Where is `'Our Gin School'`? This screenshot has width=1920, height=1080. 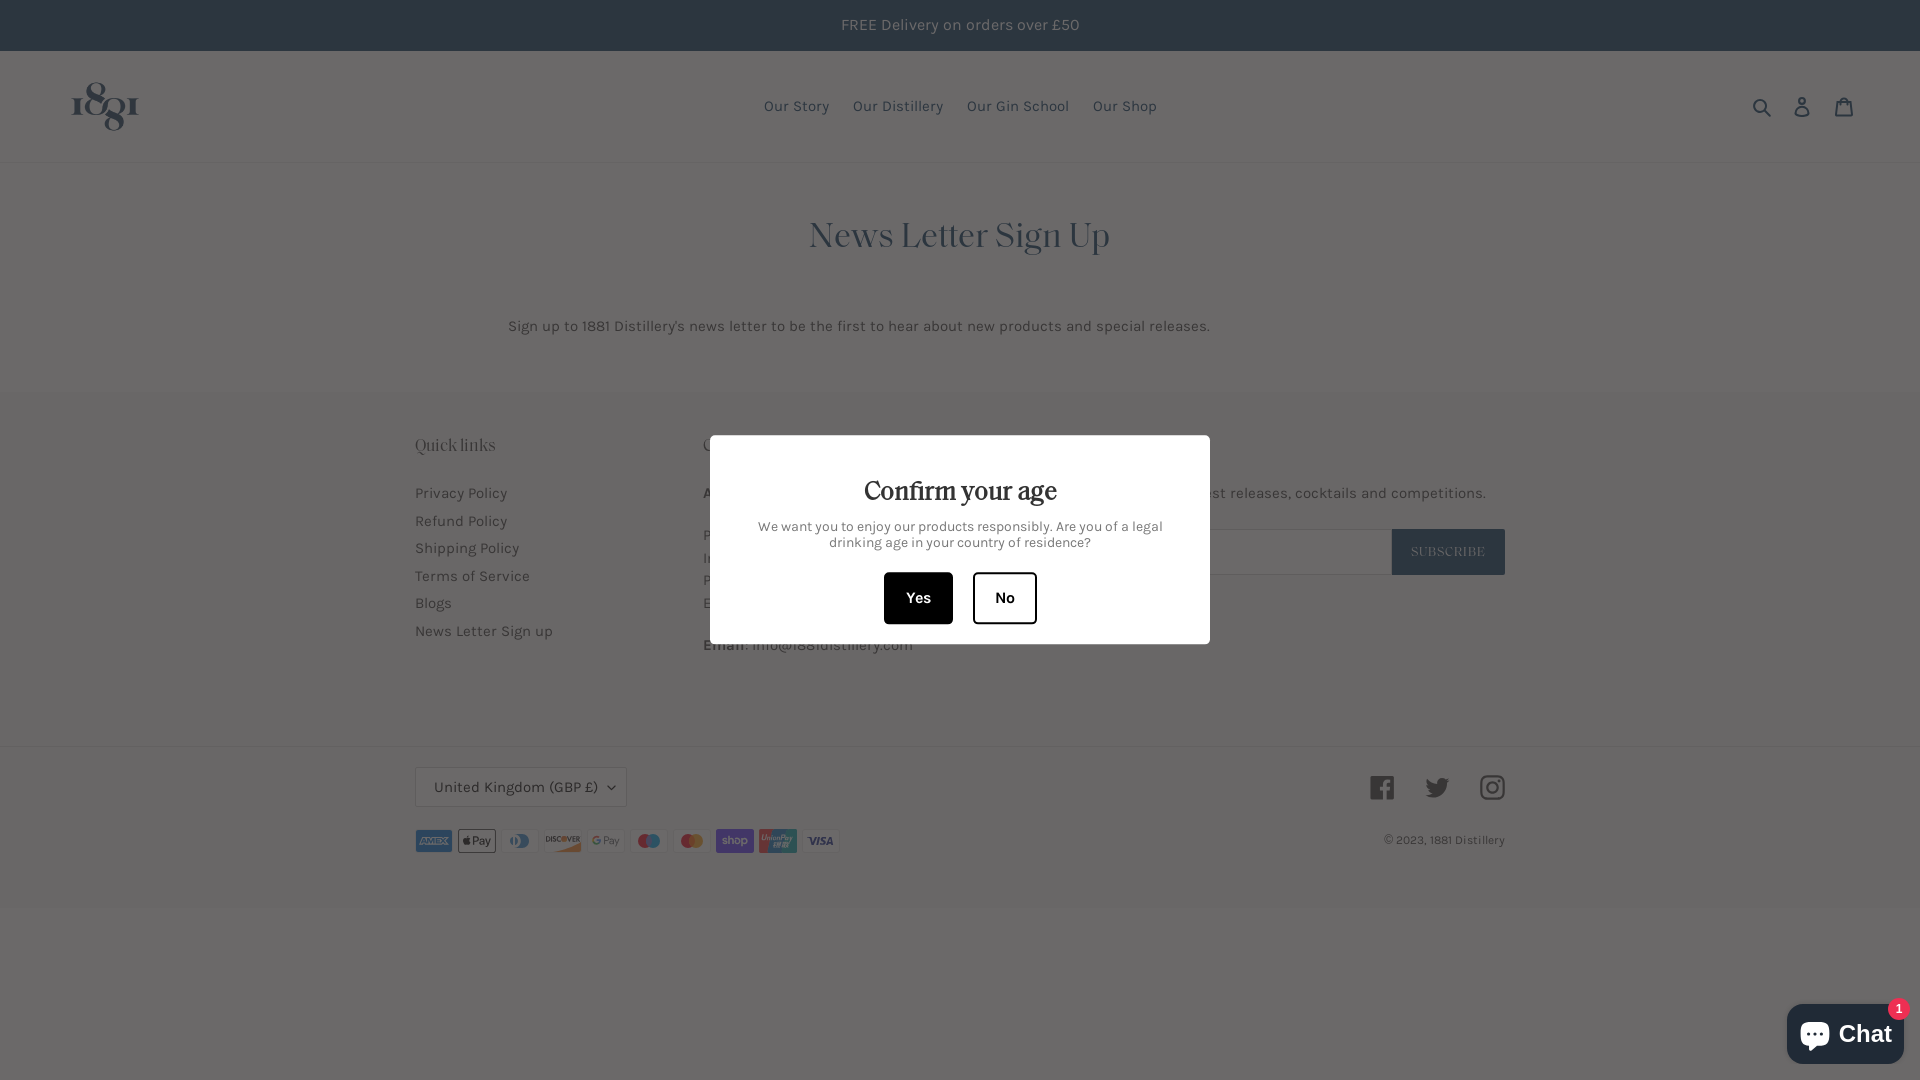 'Our Gin School' is located at coordinates (1017, 106).